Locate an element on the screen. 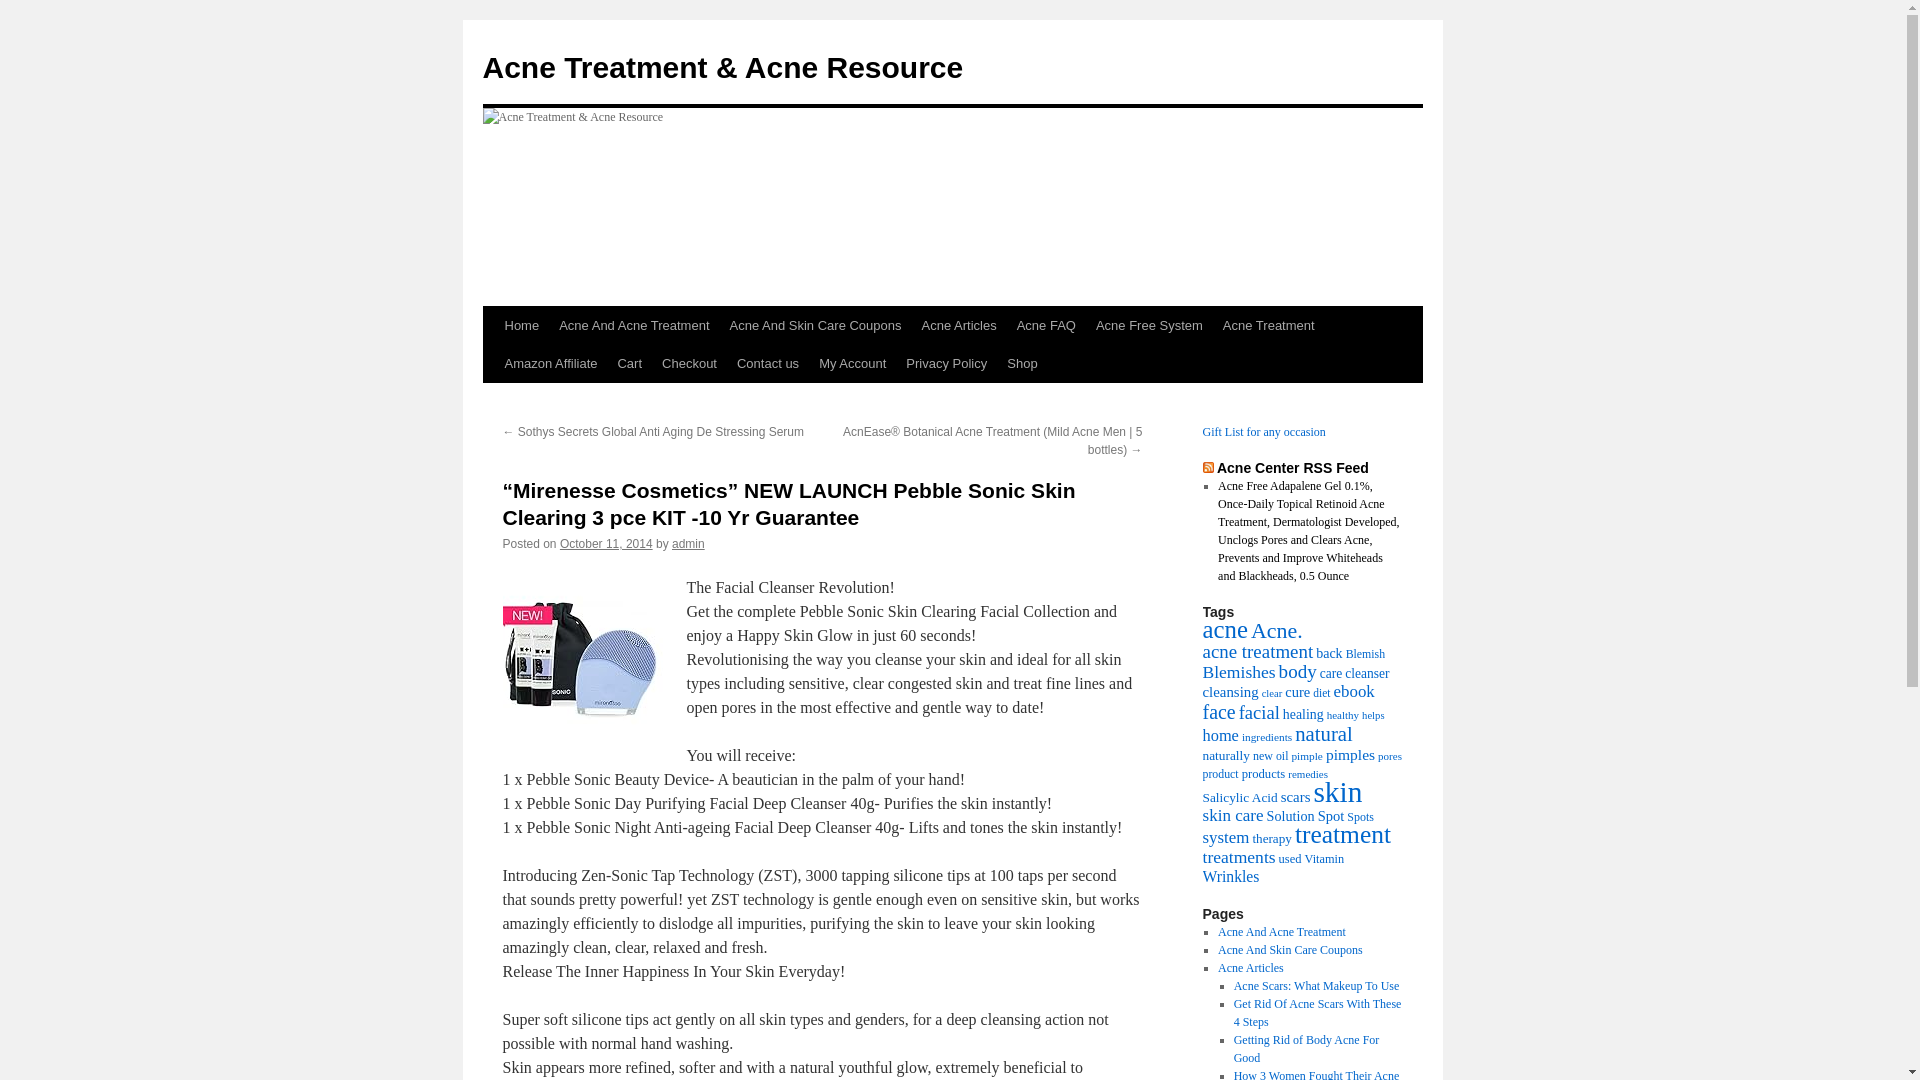 Image resolution: width=1920 pixels, height=1080 pixels. 'facial' is located at coordinates (1258, 711).